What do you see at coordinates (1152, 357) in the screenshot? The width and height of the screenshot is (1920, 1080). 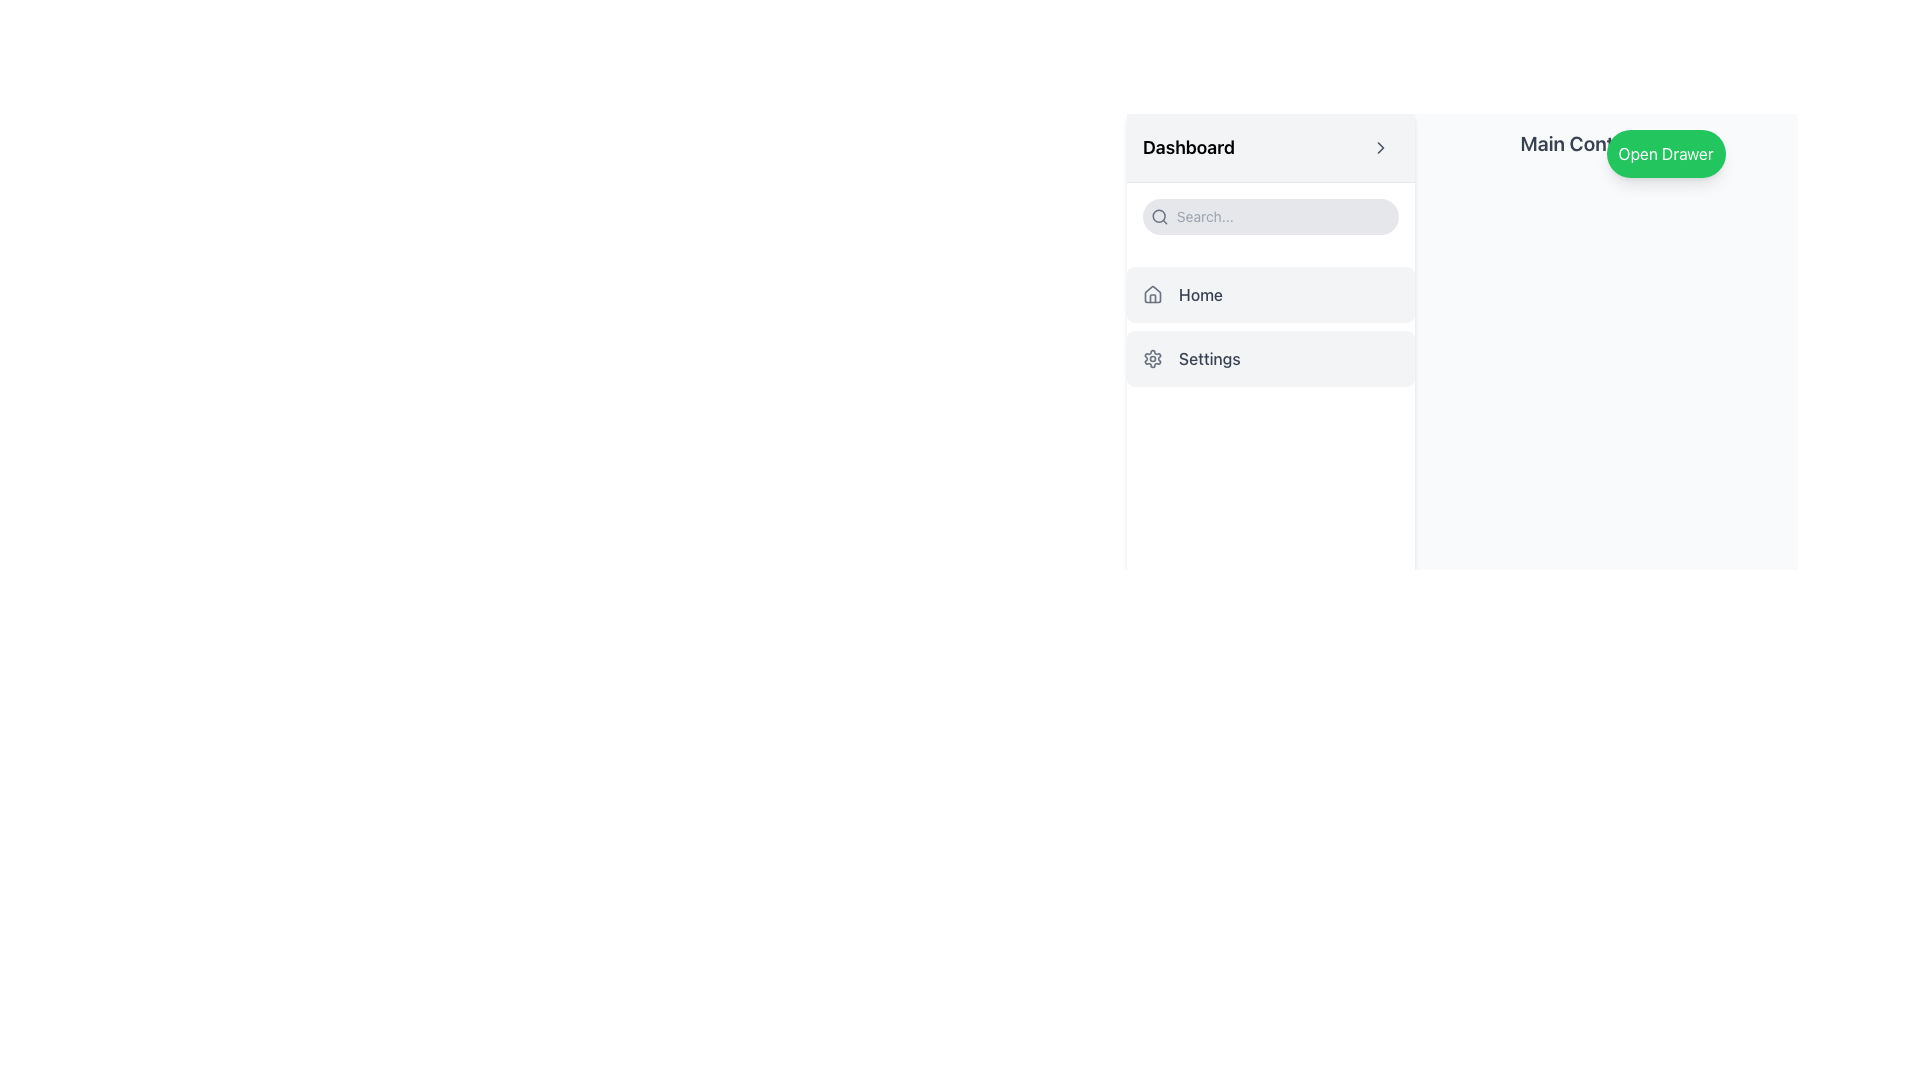 I see `the outer graphical ring of the cogwheel icon in the settings menu` at bounding box center [1152, 357].